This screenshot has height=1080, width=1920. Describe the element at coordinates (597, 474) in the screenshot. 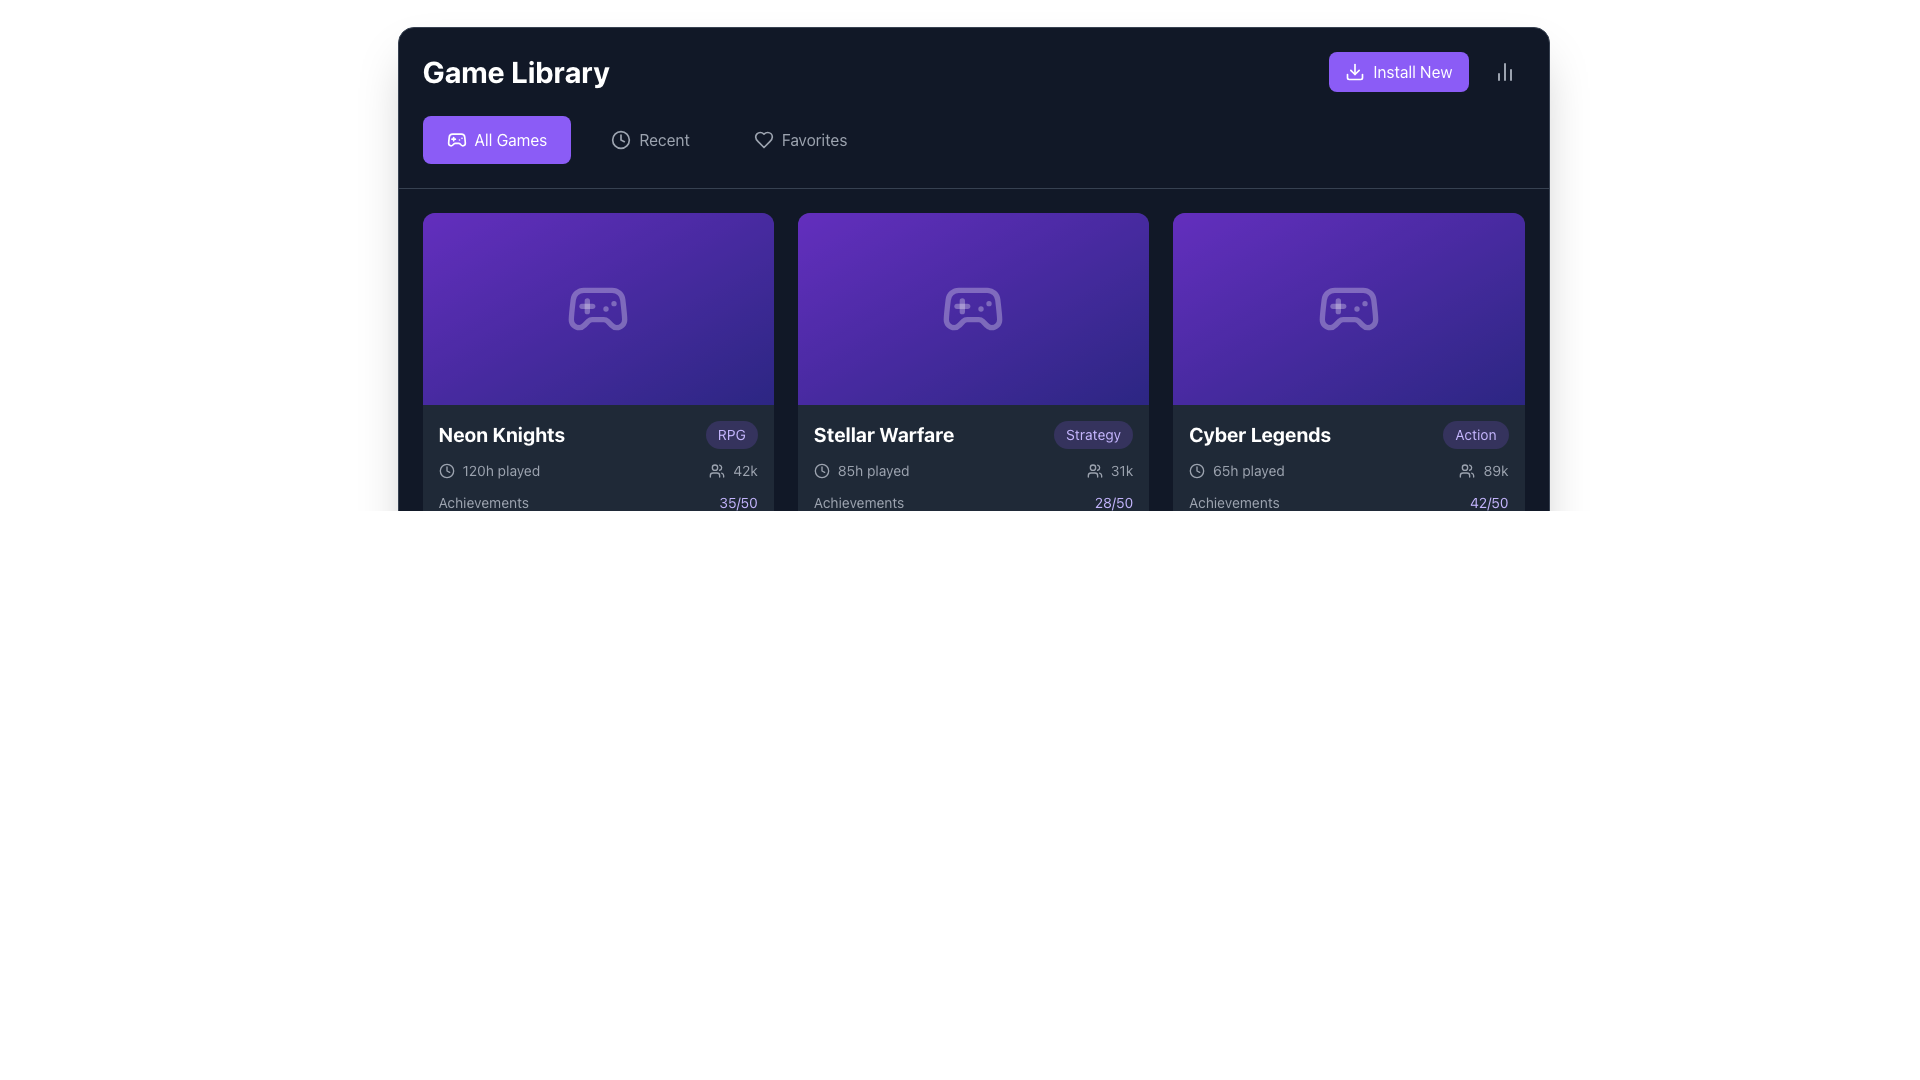

I see `the Card component representing a game in the user's library` at that location.